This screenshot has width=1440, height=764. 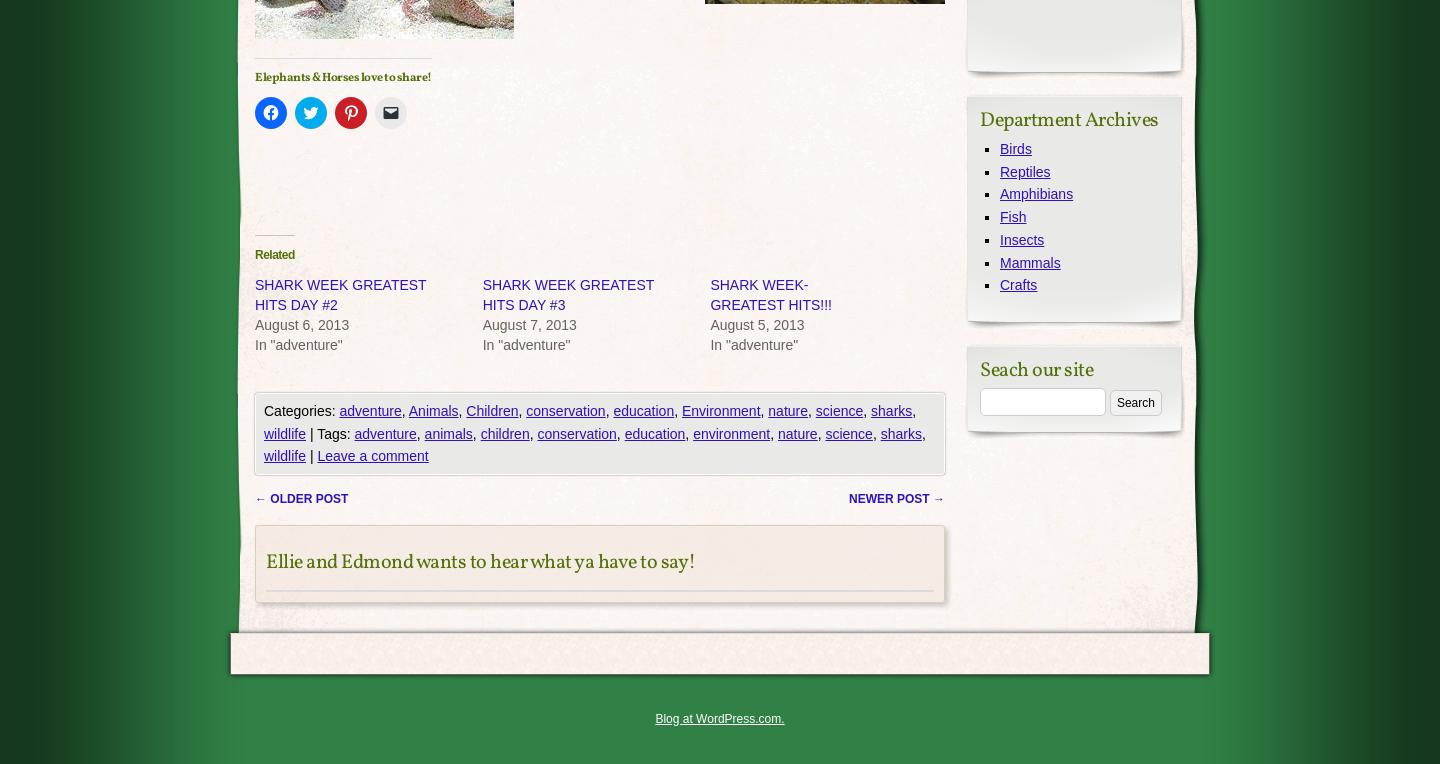 What do you see at coordinates (1036, 370) in the screenshot?
I see `'Seach our site'` at bounding box center [1036, 370].